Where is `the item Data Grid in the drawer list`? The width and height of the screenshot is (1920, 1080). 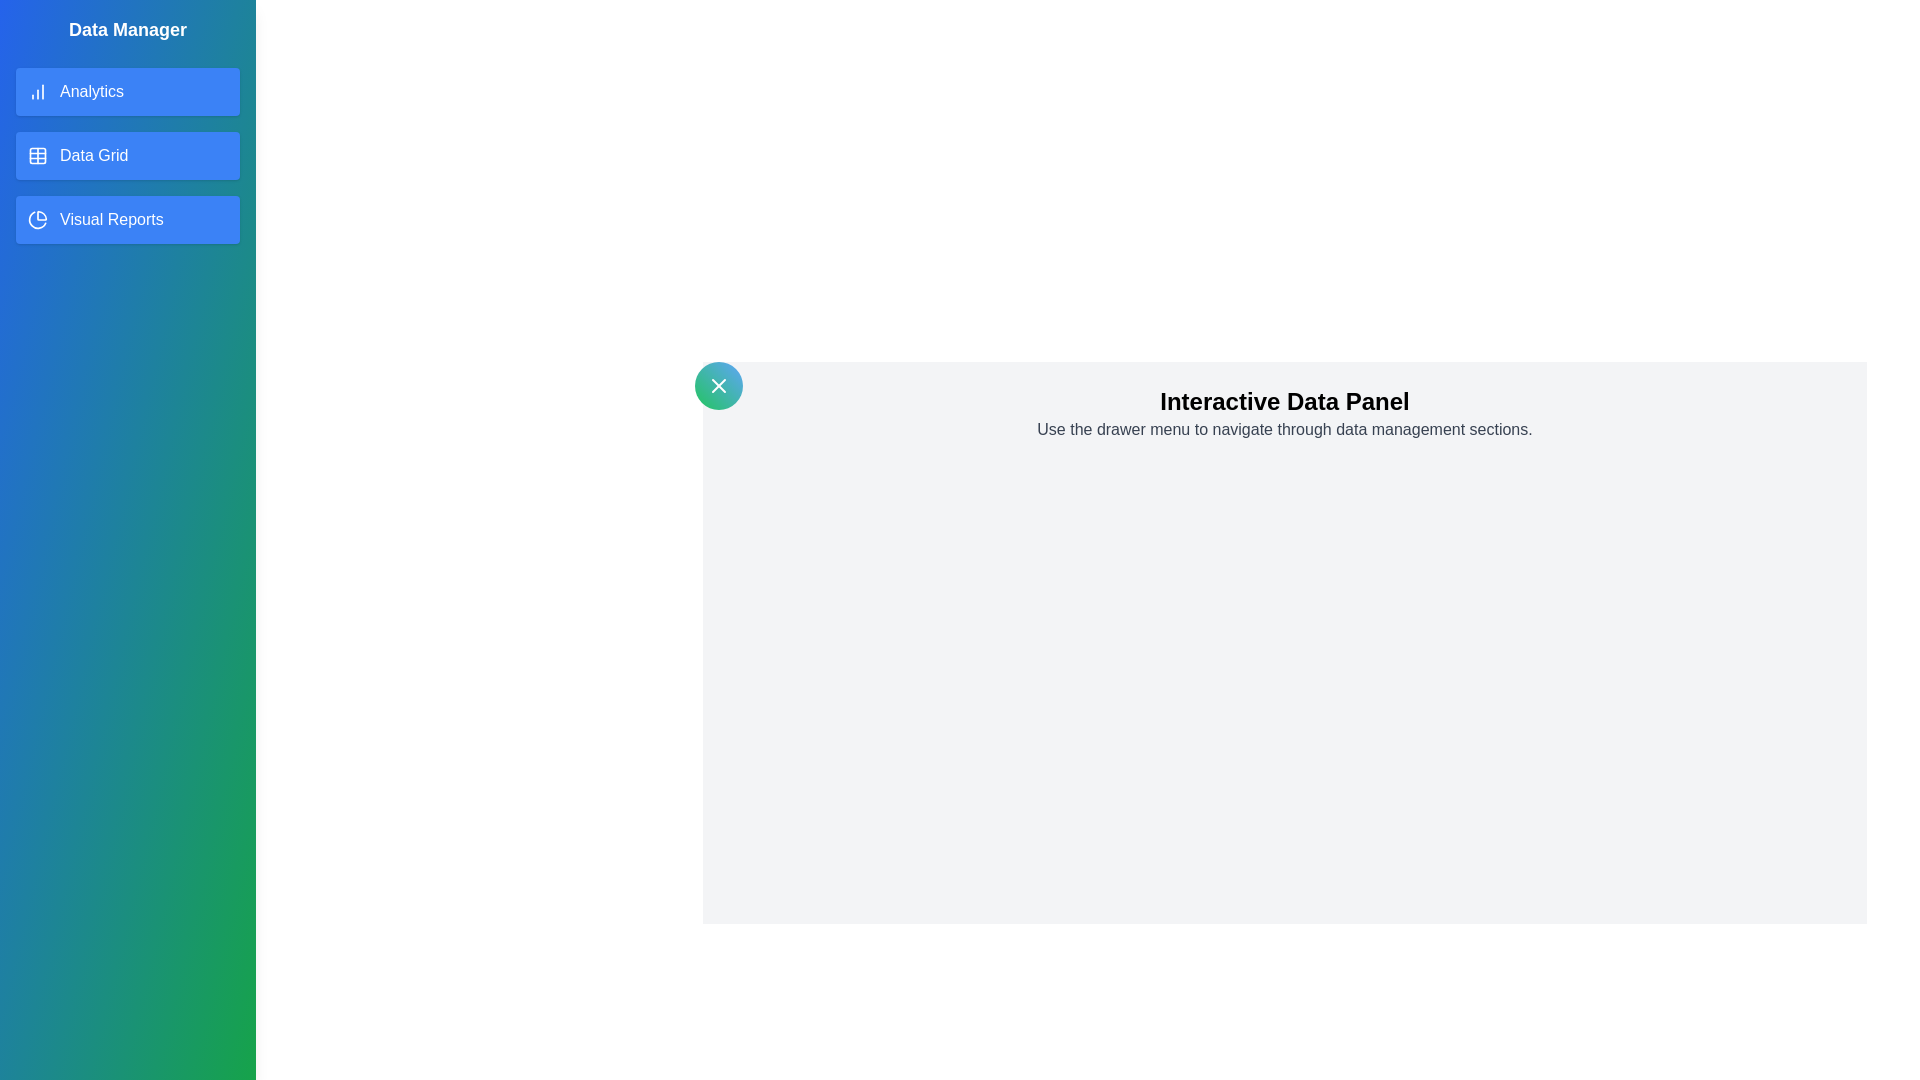
the item Data Grid in the drawer list is located at coordinates (127, 154).